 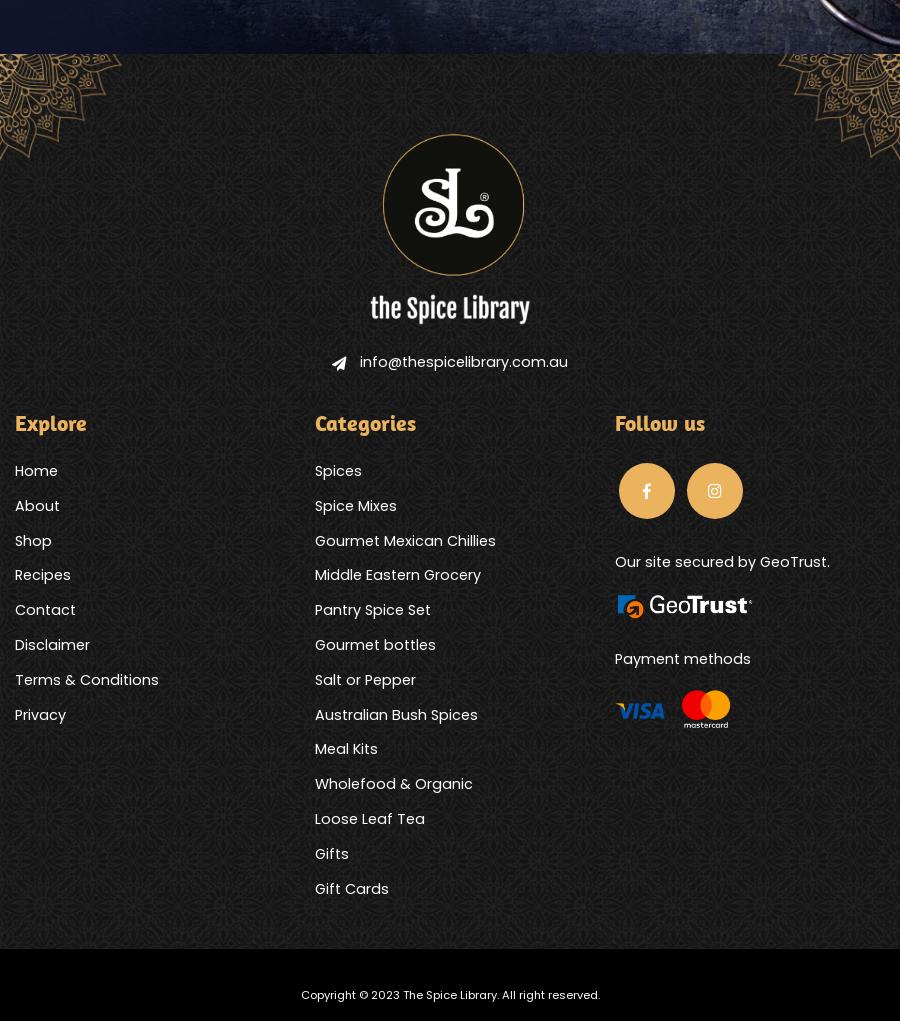 I want to click on 'Contact', so click(x=44, y=610).